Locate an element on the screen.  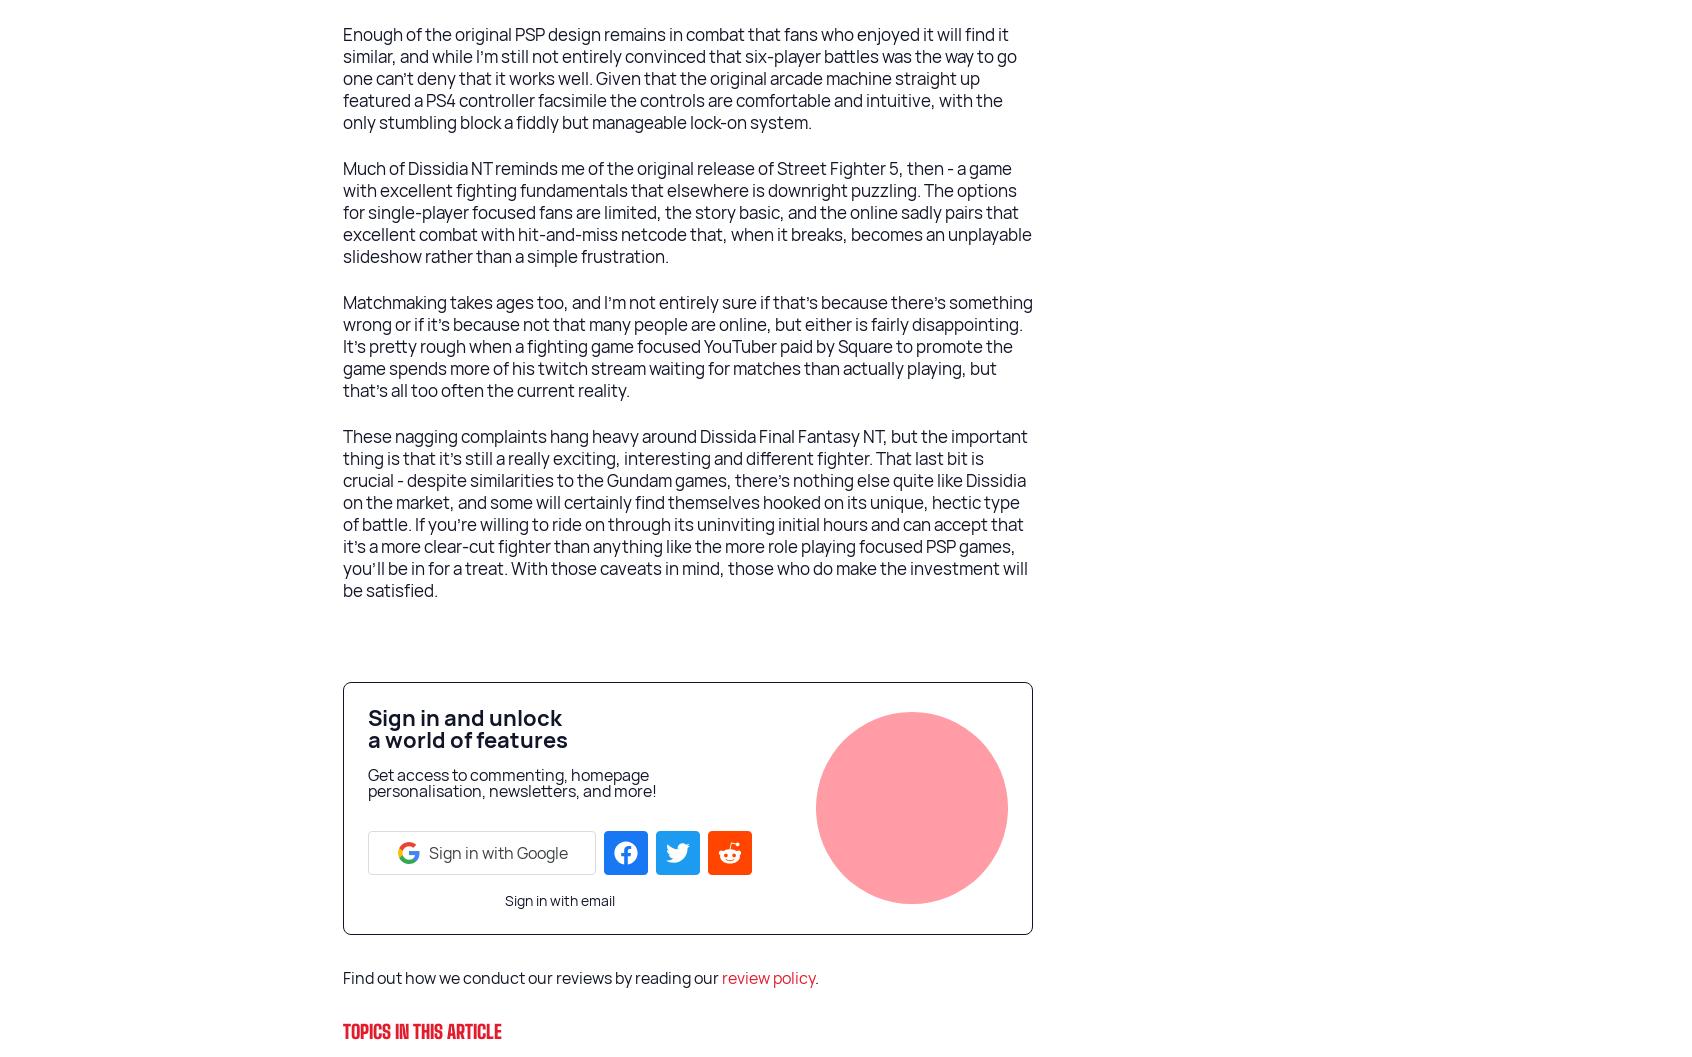
'Find out how we conduct our reviews by reading our' is located at coordinates (532, 978).